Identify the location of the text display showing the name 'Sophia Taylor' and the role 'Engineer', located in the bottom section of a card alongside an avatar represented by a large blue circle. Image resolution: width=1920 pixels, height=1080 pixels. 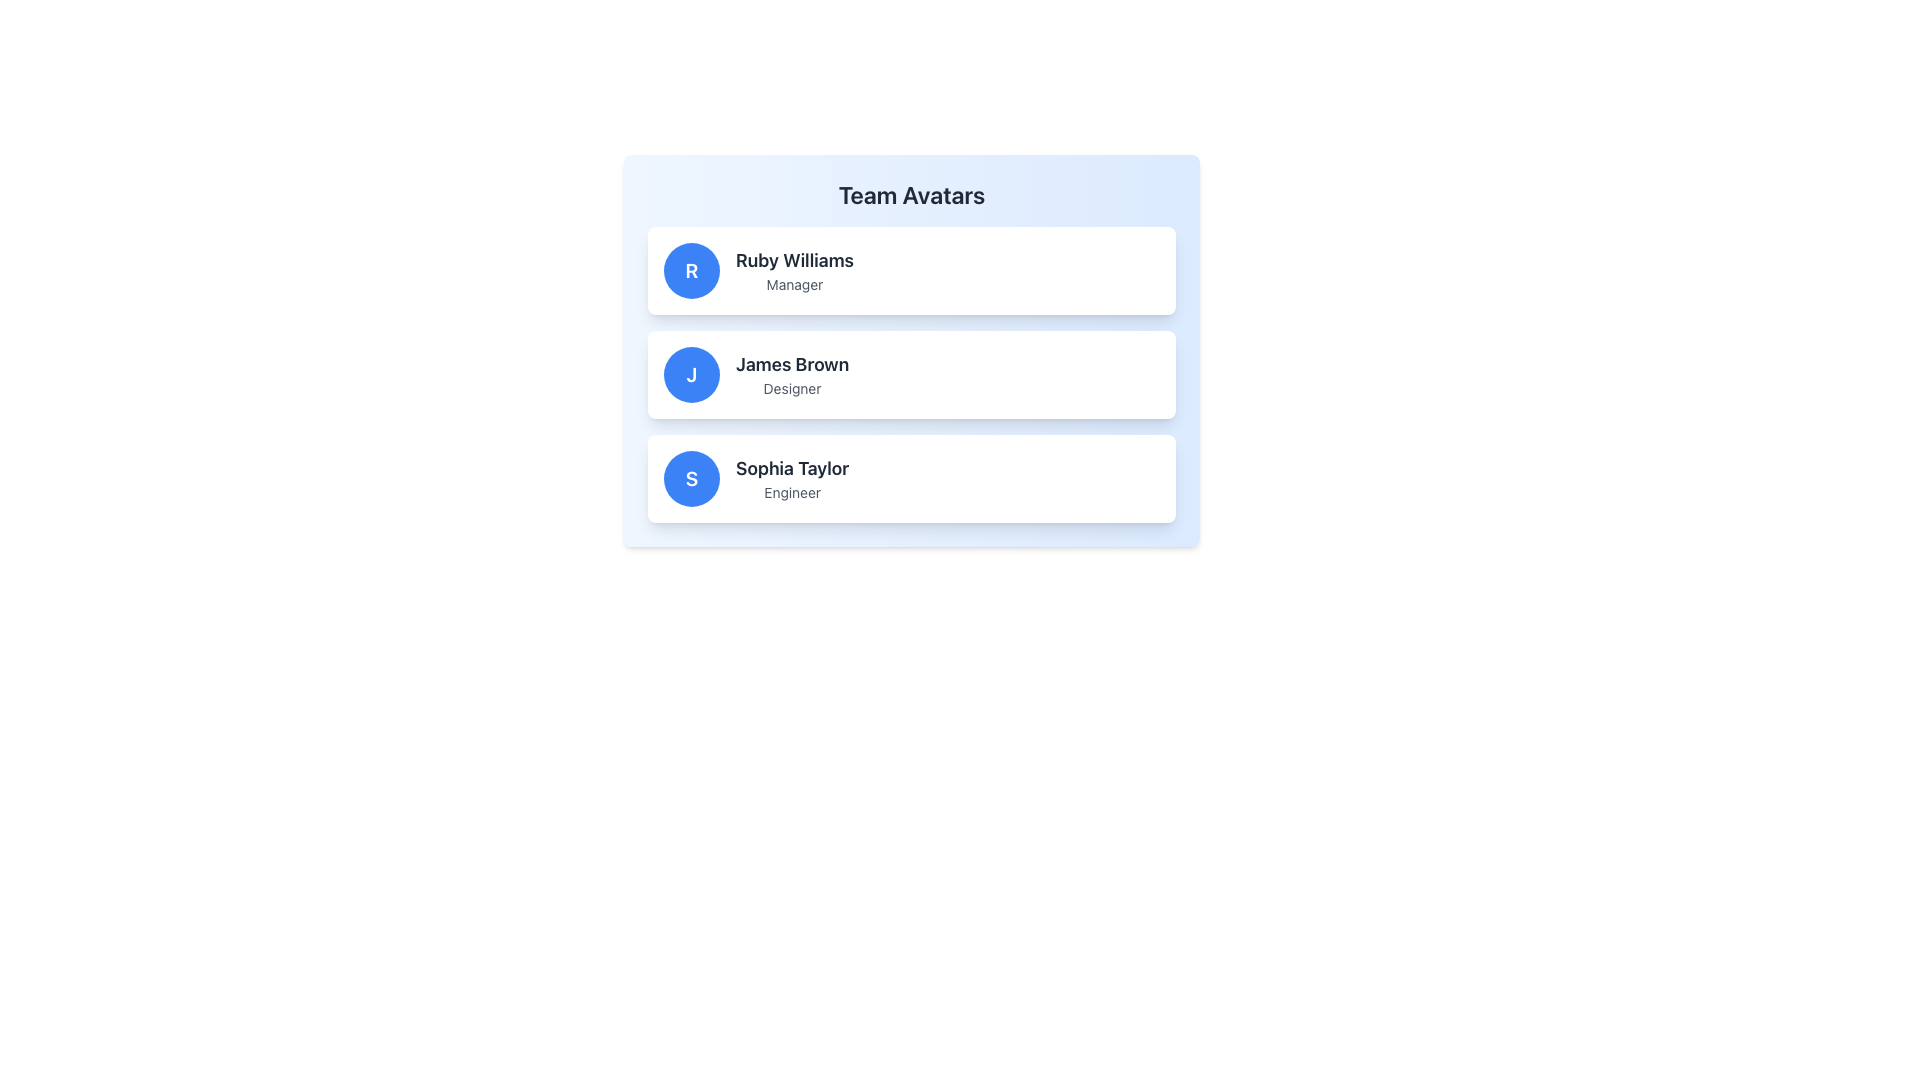
(791, 478).